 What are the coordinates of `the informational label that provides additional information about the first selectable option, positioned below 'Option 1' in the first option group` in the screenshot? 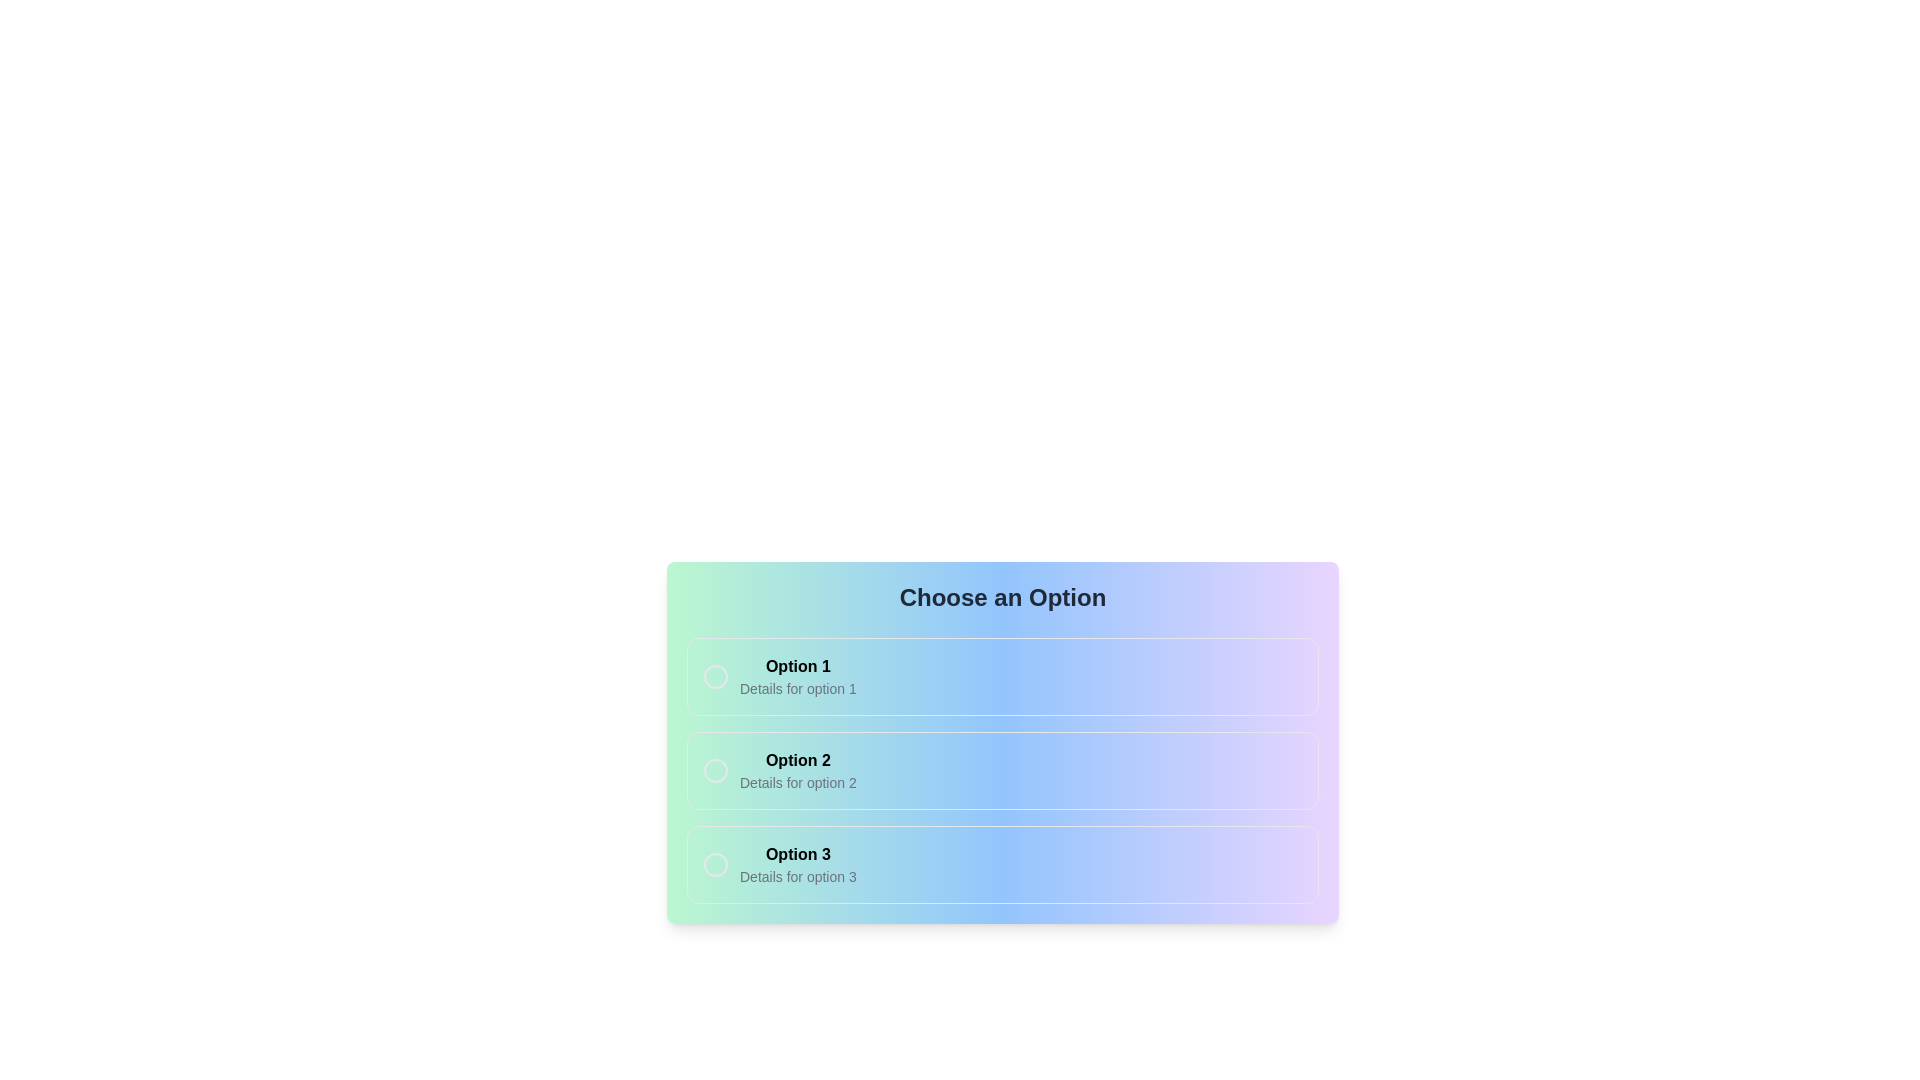 It's located at (797, 688).